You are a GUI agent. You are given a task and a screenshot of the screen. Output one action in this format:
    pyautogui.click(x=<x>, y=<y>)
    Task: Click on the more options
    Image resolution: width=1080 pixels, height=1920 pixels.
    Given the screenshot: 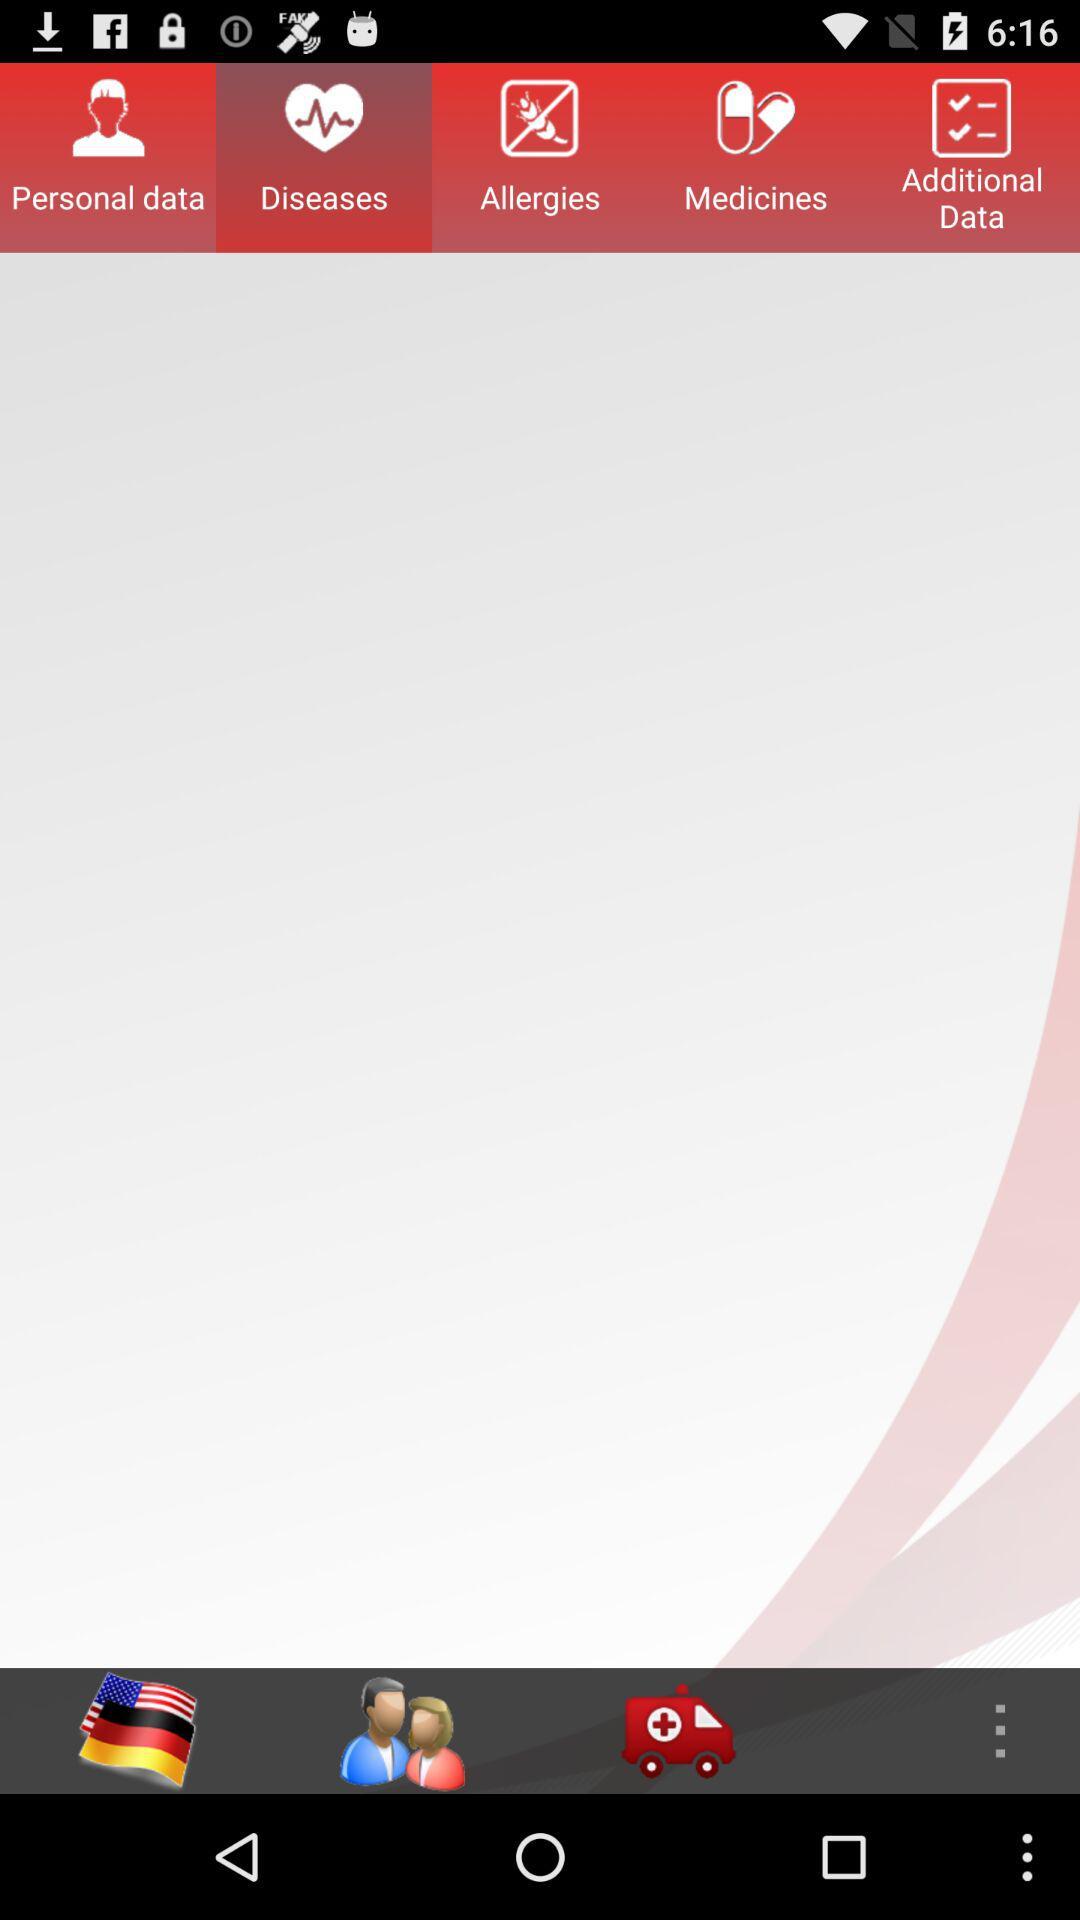 What is the action you would take?
    pyautogui.click(x=941, y=1730)
    